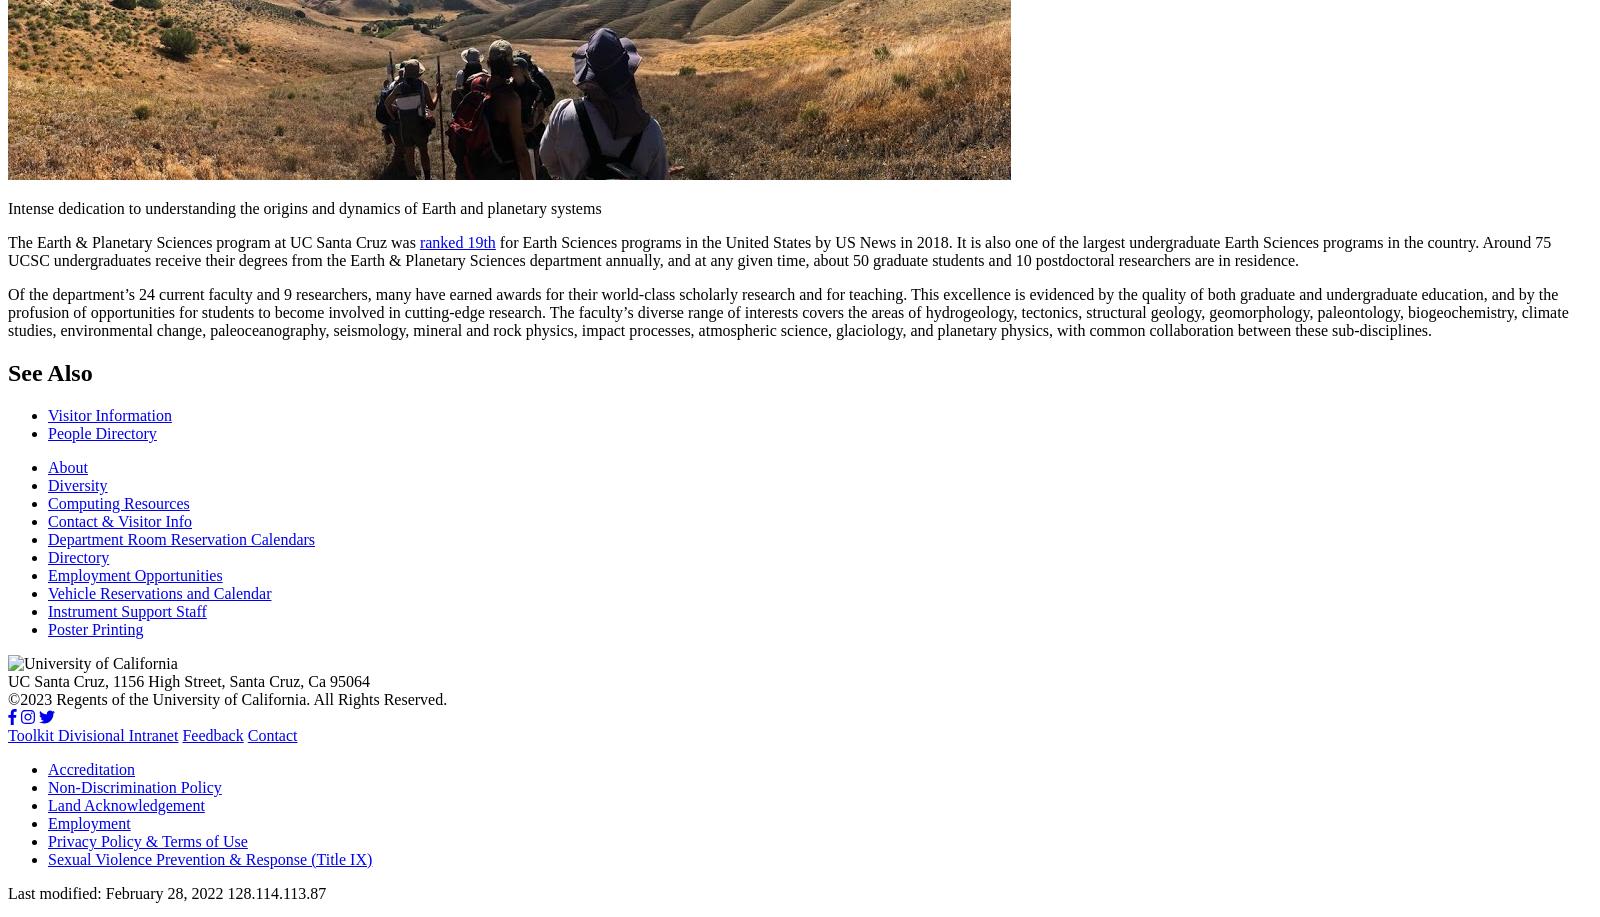 The width and height of the screenshot is (1600, 917). I want to click on 'Diversity', so click(76, 483).